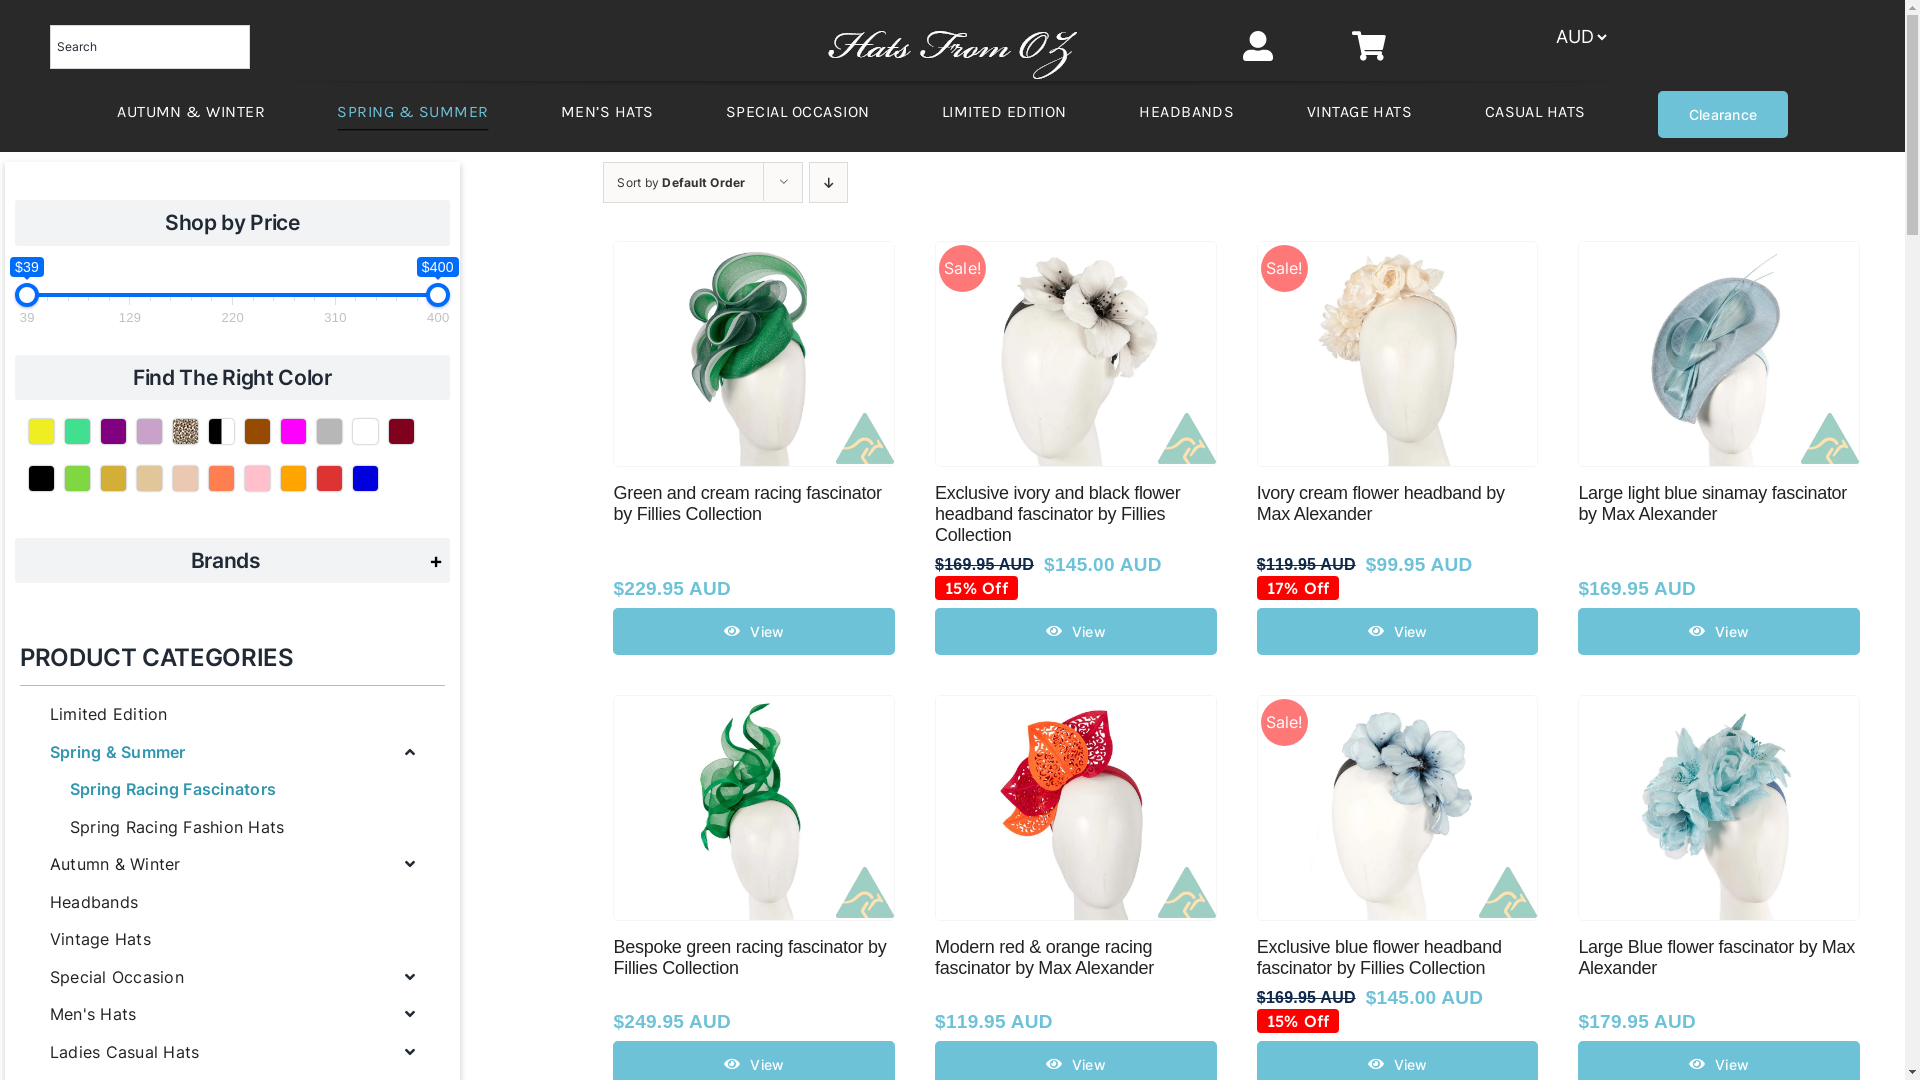 The width and height of the screenshot is (1920, 1080). What do you see at coordinates (241, 828) in the screenshot?
I see `'Spring Racing Fashion Hats'` at bounding box center [241, 828].